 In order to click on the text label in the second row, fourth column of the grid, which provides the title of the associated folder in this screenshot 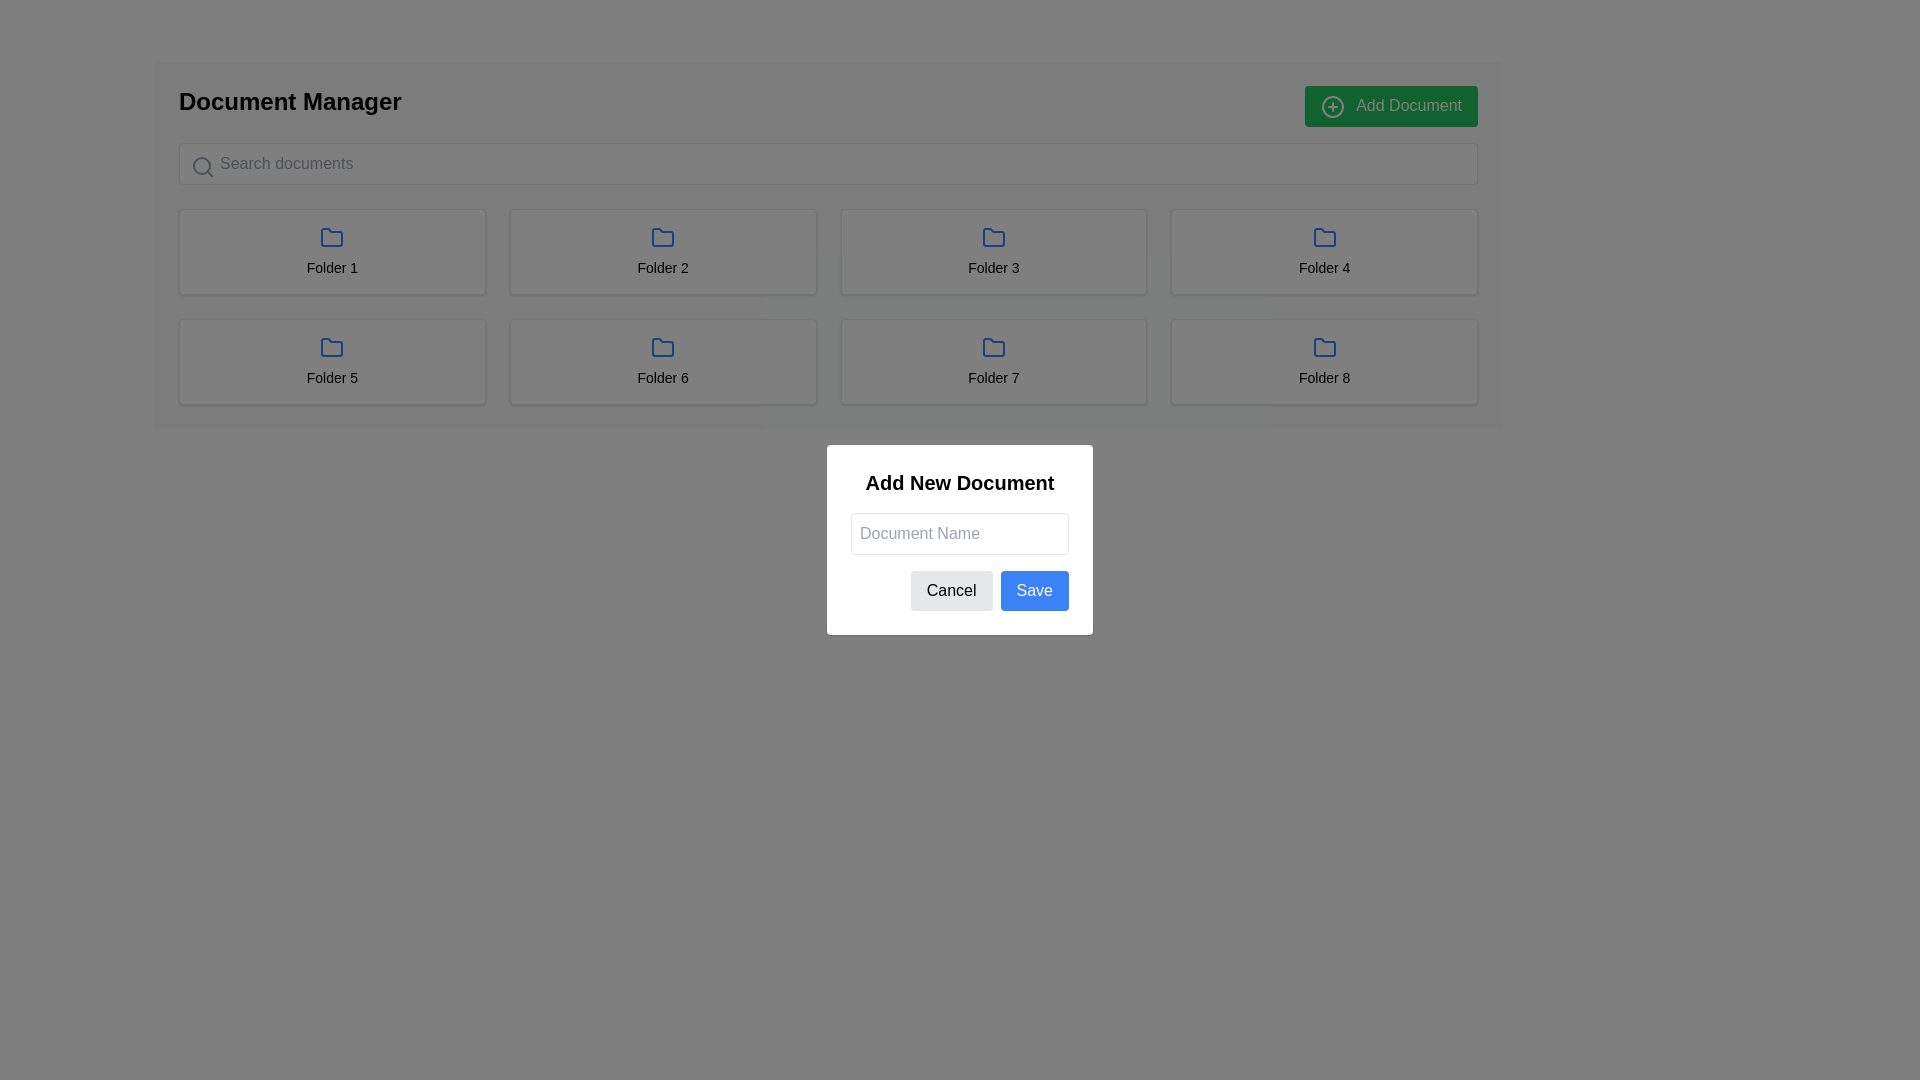, I will do `click(1324, 377)`.